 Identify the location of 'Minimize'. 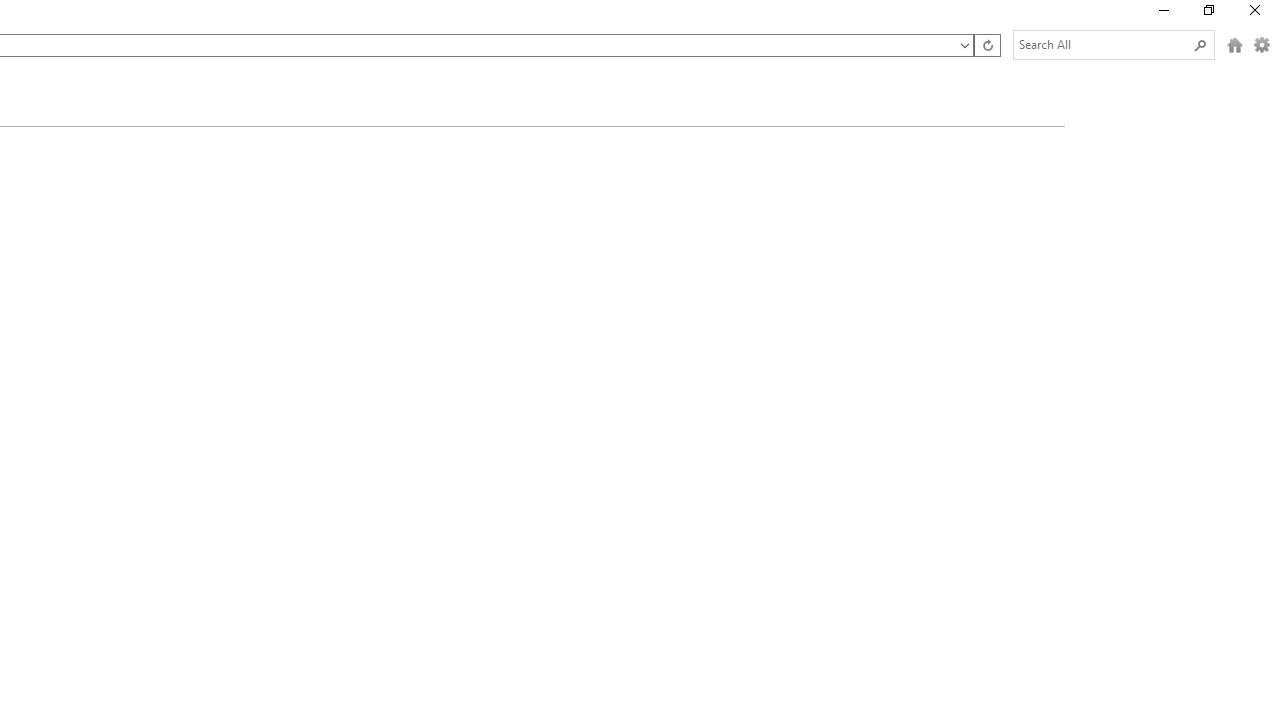
(1162, 15).